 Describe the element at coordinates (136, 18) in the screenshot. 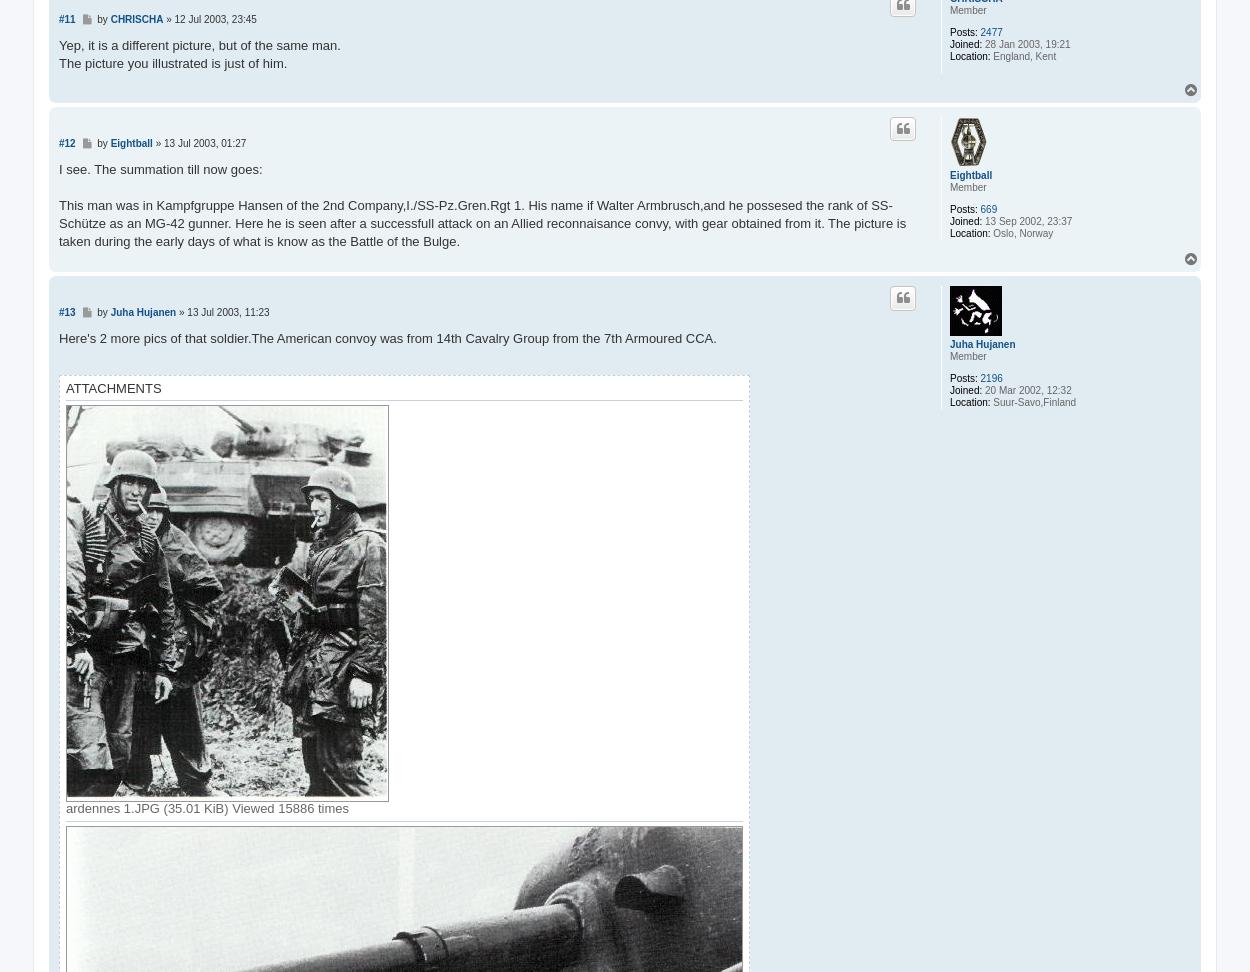

I see `'CHRISCHA'` at that location.